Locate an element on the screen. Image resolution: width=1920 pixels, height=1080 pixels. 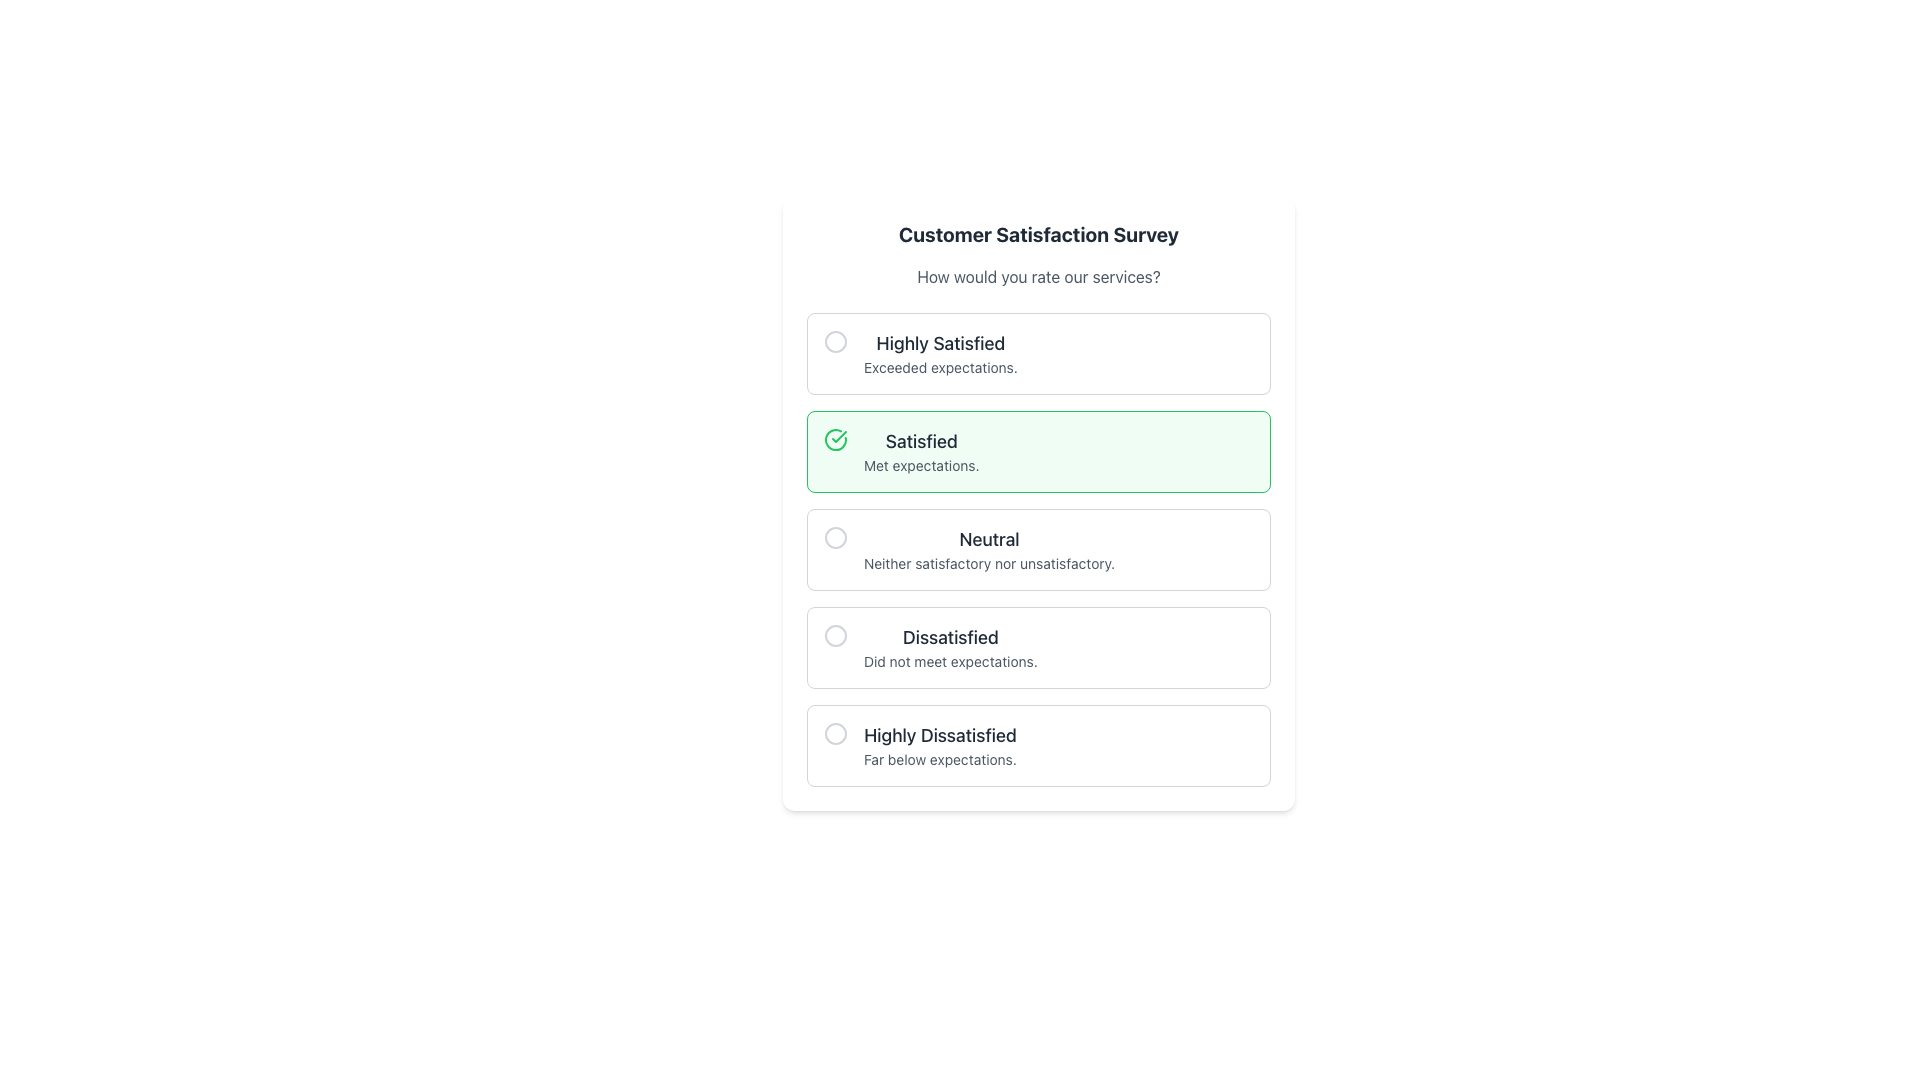
the Radio Button Indicator for the 'Highly Dissatisfied' feedback option in the customer satisfaction survey interface, located in the fifth row is located at coordinates (835, 733).